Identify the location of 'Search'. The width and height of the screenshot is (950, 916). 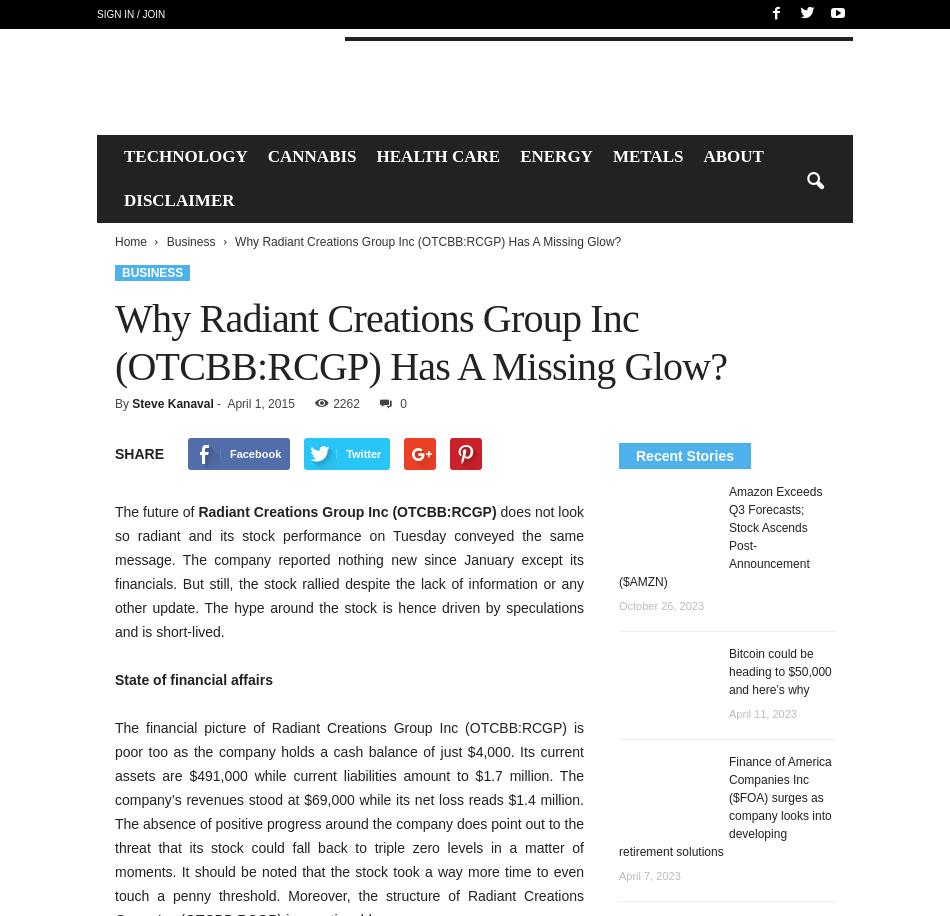
(473, 79).